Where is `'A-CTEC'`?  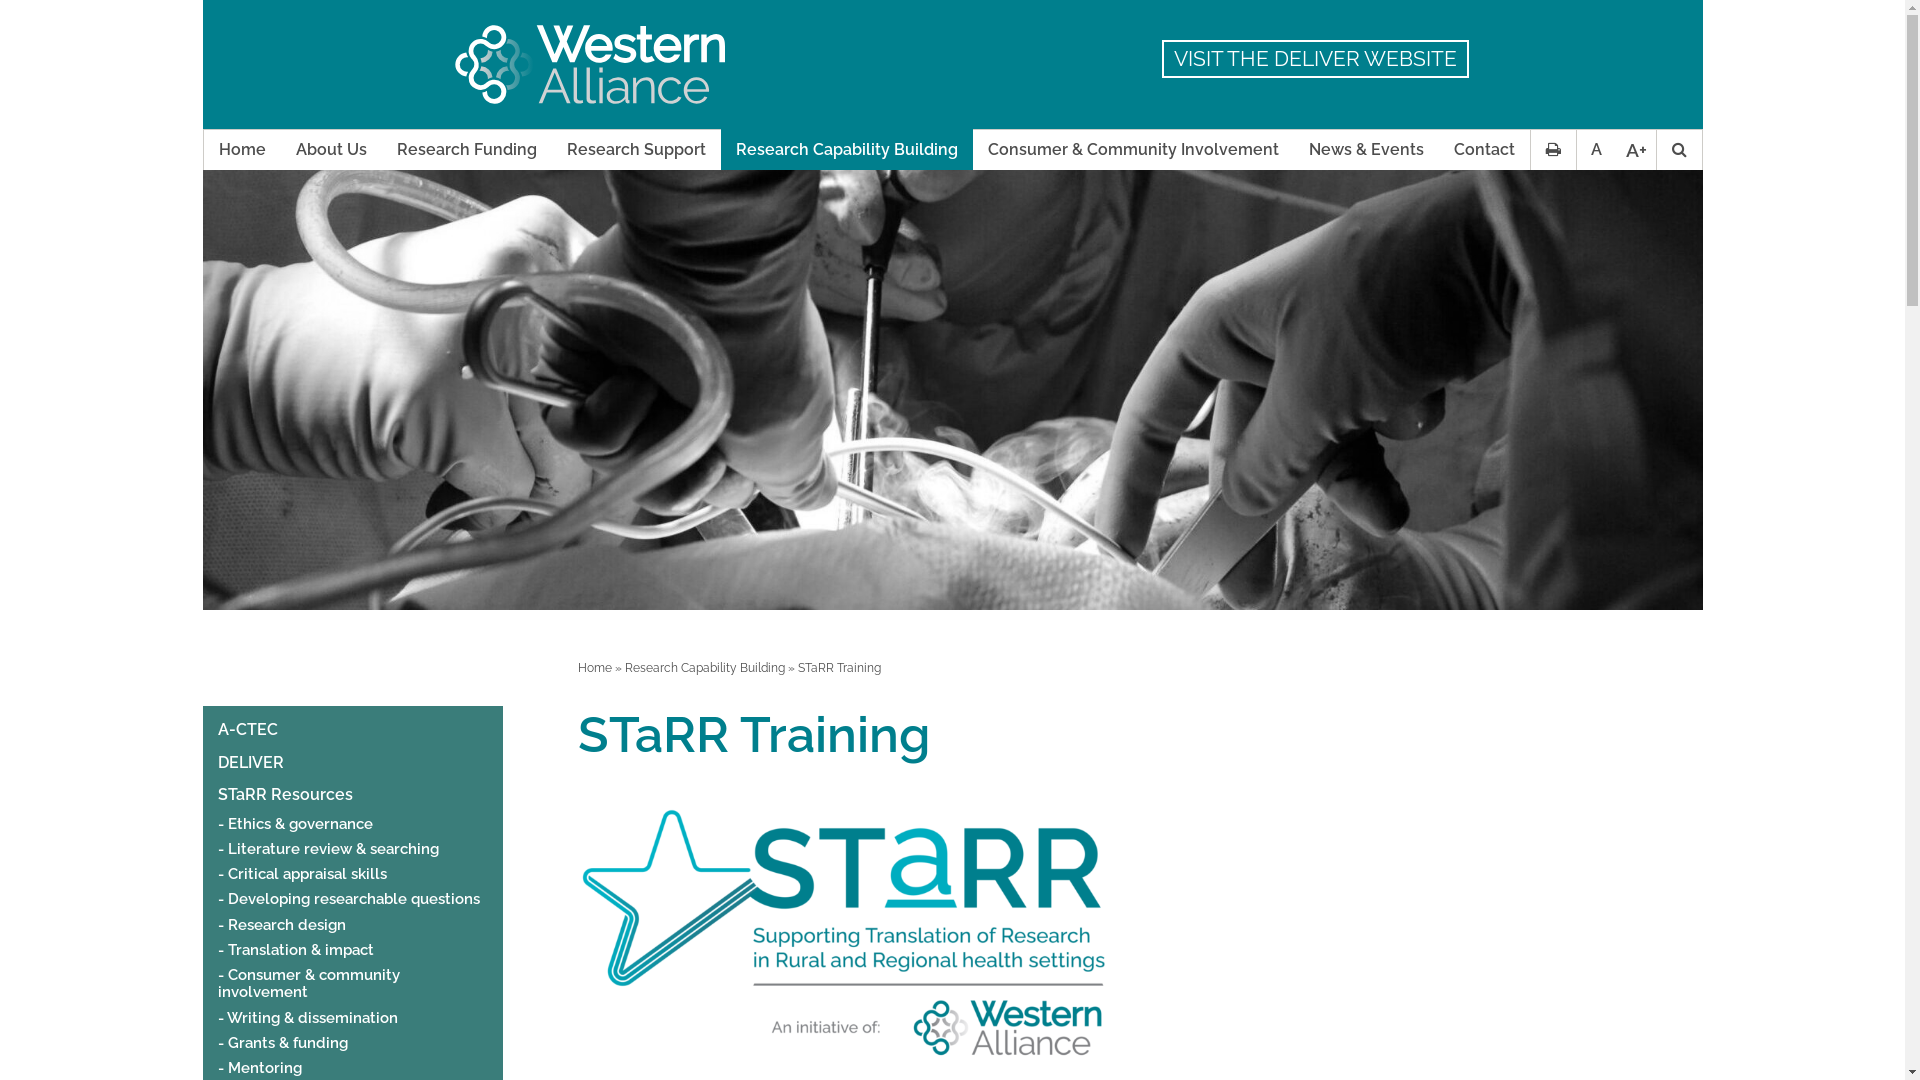 'A-CTEC' is located at coordinates (217, 729).